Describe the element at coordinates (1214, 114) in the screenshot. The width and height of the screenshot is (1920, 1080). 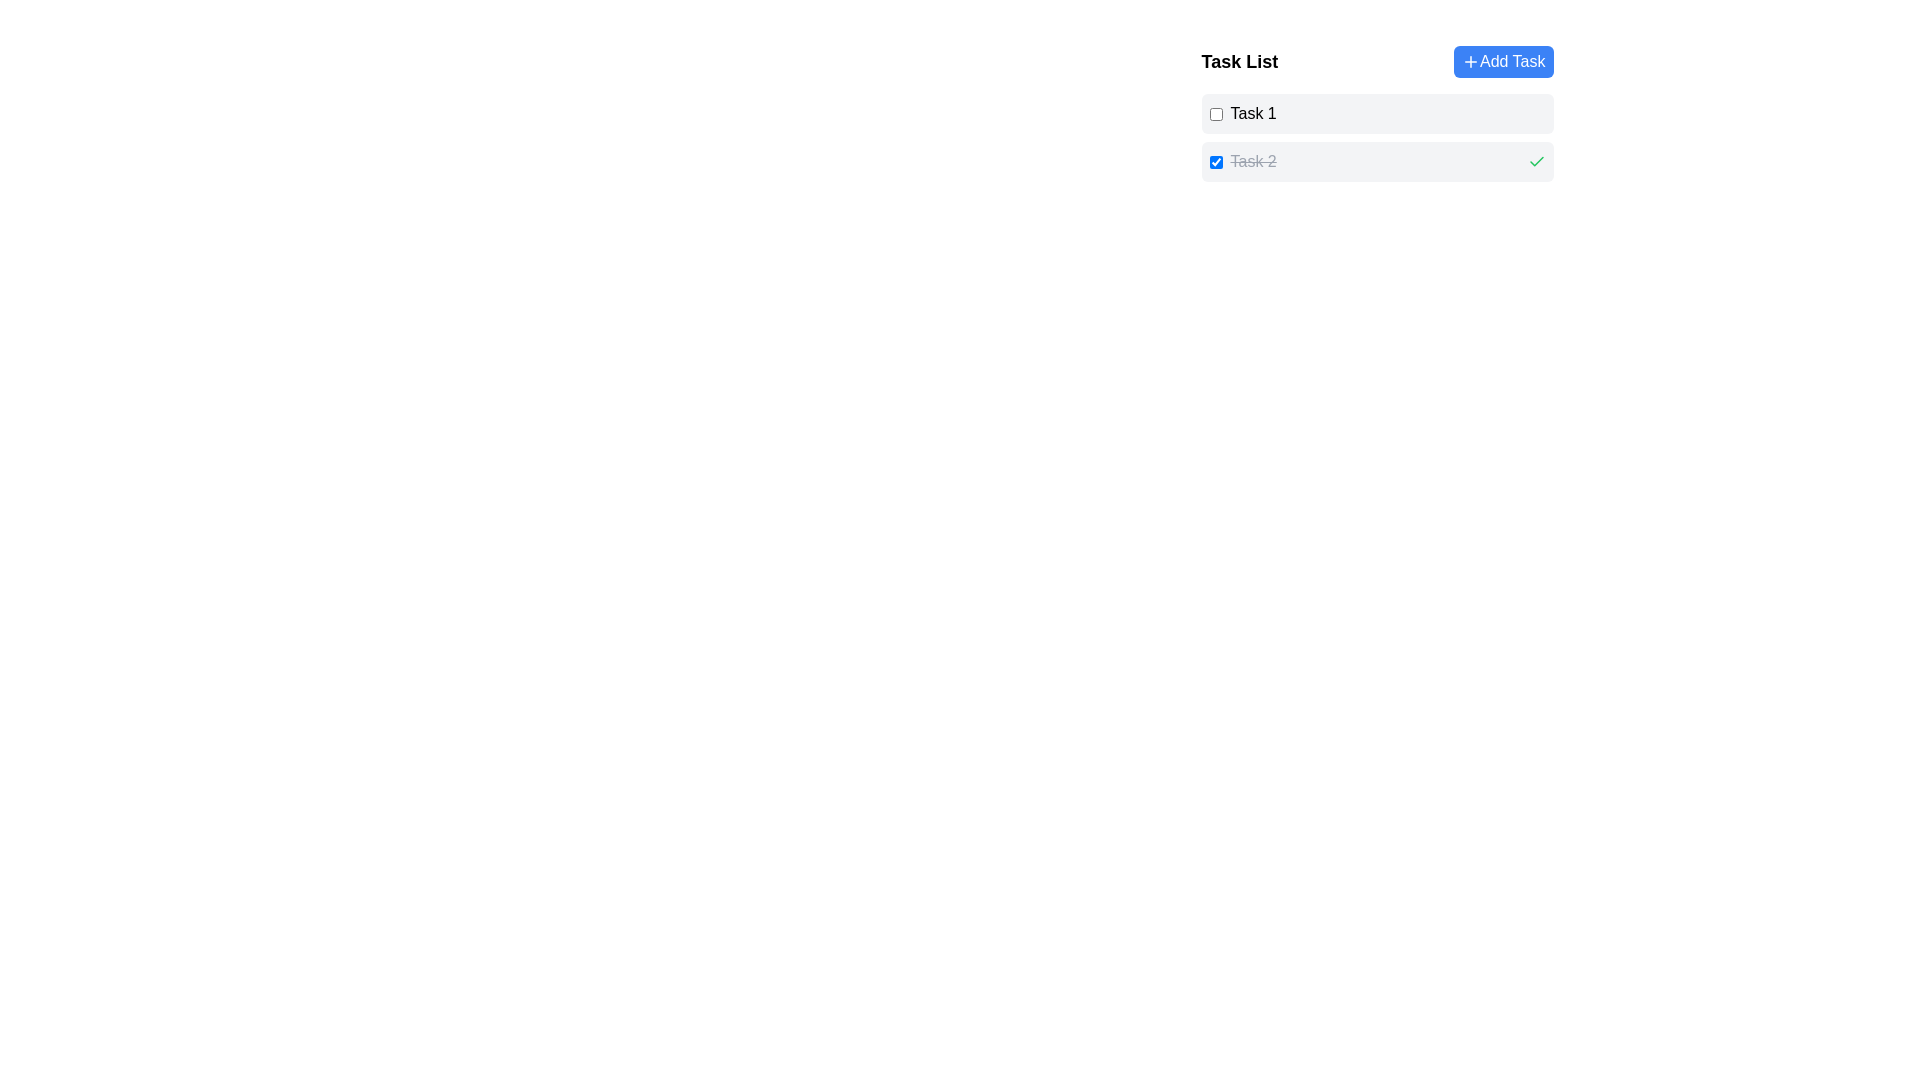
I see `the checkbox that toggles the completion state of the associated task` at that location.